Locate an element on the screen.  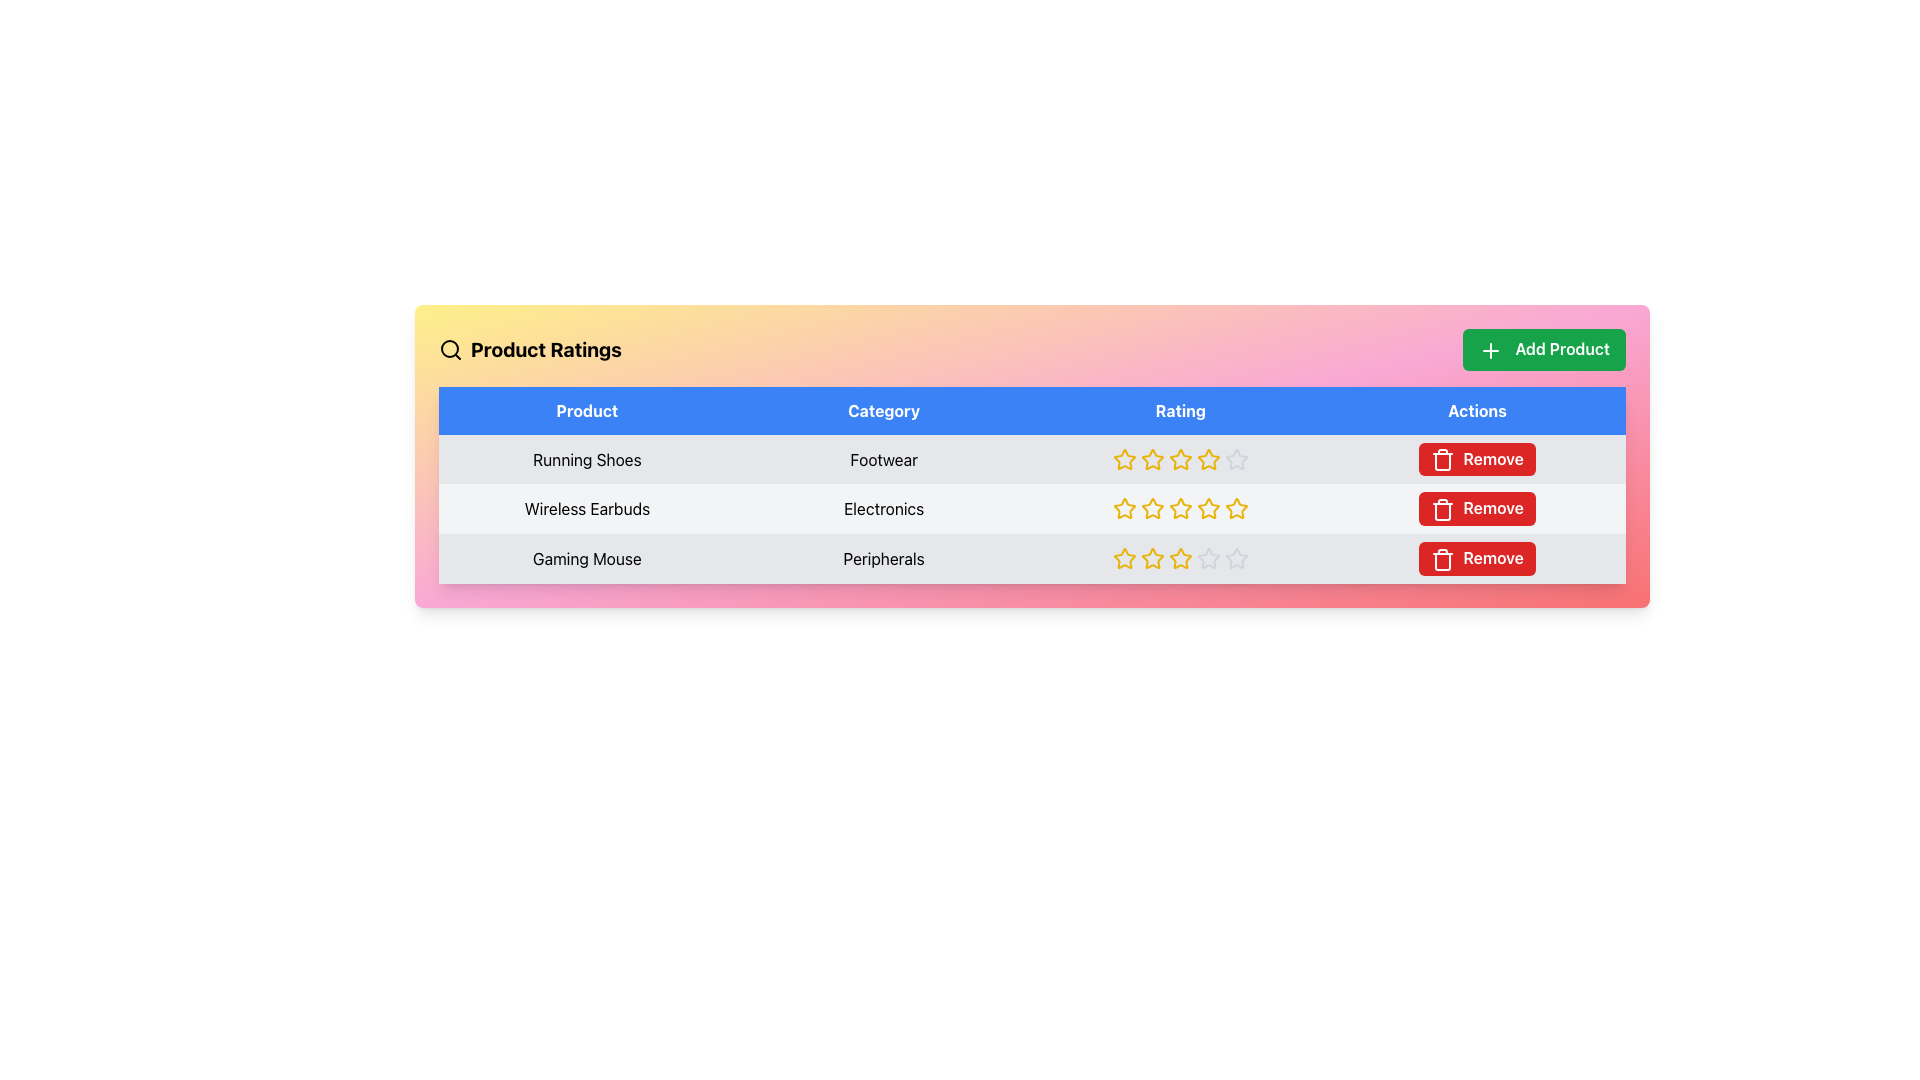
the small circular decorative graphic component located at the center of the search icon near the title 'Product Ratings' is located at coordinates (449, 346).